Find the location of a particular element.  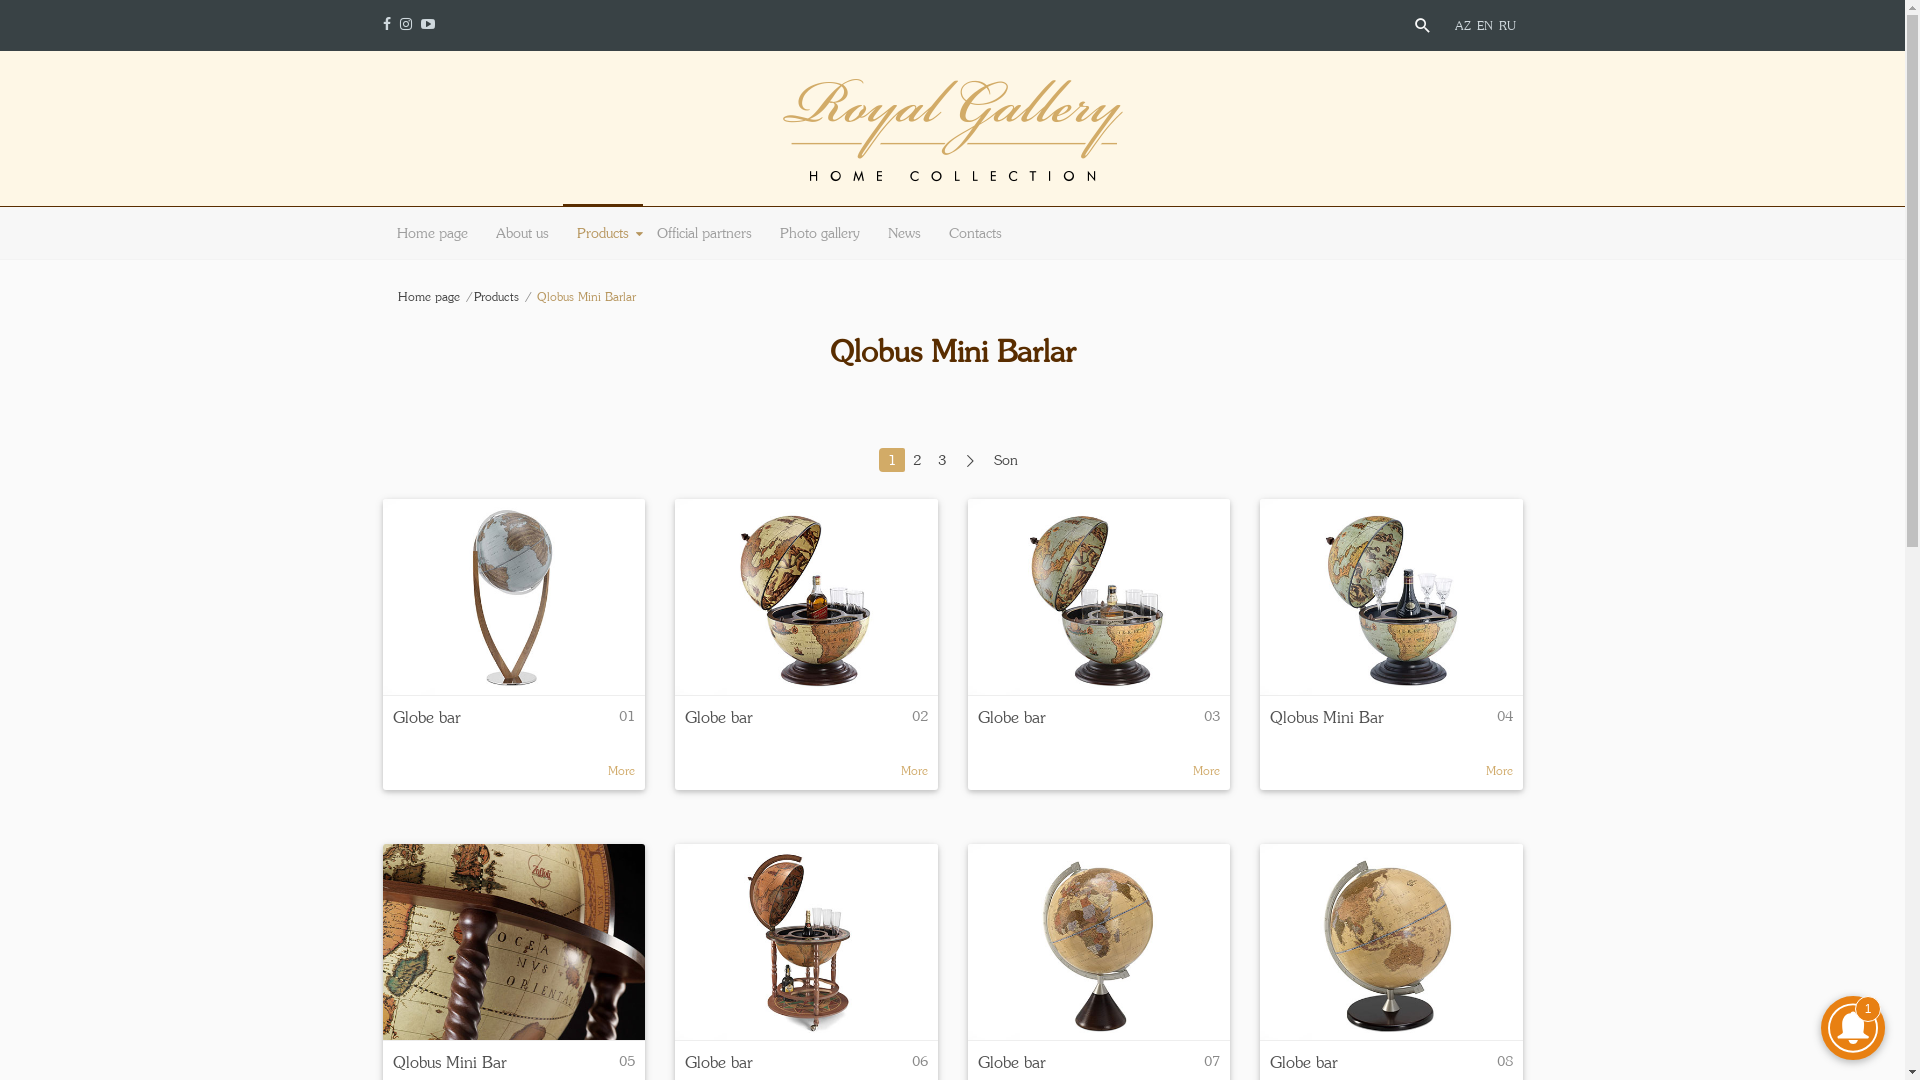

'News' is located at coordinates (903, 231).